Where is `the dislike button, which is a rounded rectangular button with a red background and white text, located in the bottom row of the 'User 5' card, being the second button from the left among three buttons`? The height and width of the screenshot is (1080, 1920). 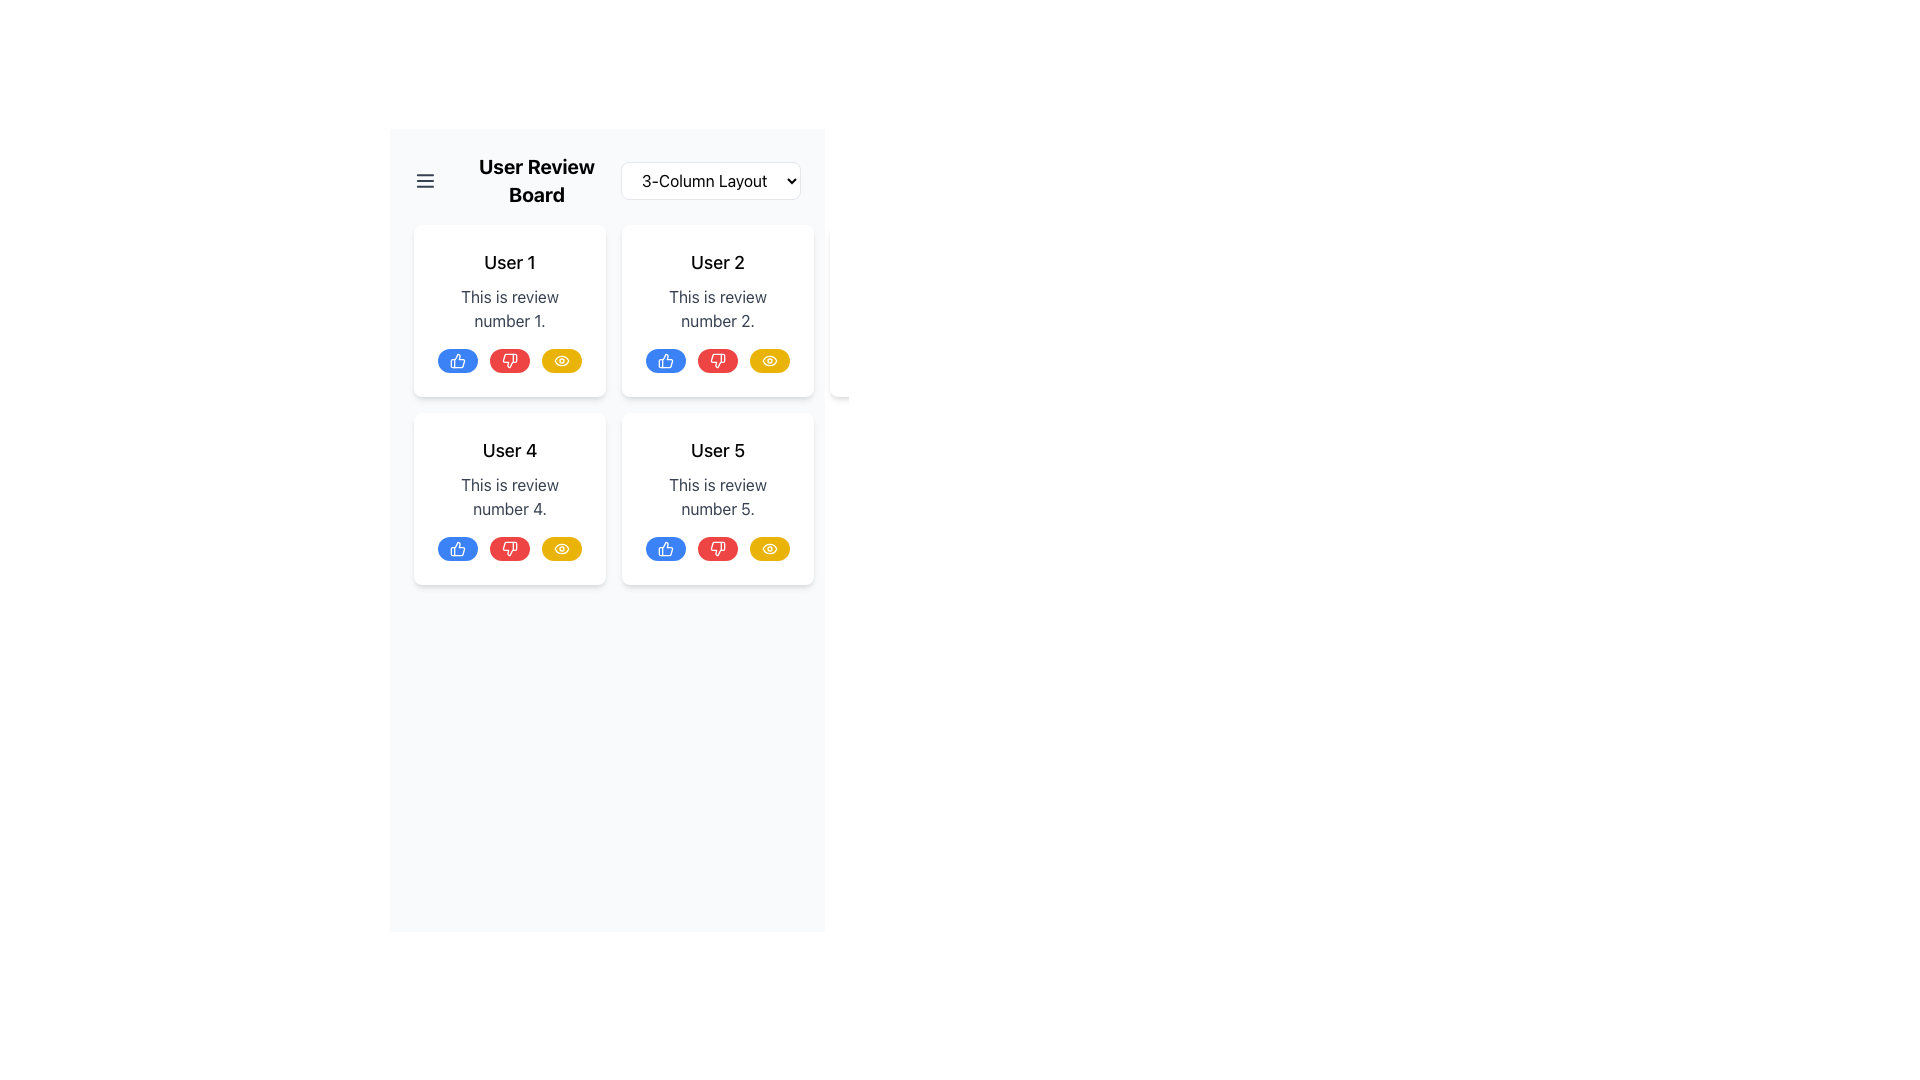 the dislike button, which is a rounded rectangular button with a red background and white text, located in the bottom row of the 'User 5' card, being the second button from the left among three buttons is located at coordinates (718, 548).